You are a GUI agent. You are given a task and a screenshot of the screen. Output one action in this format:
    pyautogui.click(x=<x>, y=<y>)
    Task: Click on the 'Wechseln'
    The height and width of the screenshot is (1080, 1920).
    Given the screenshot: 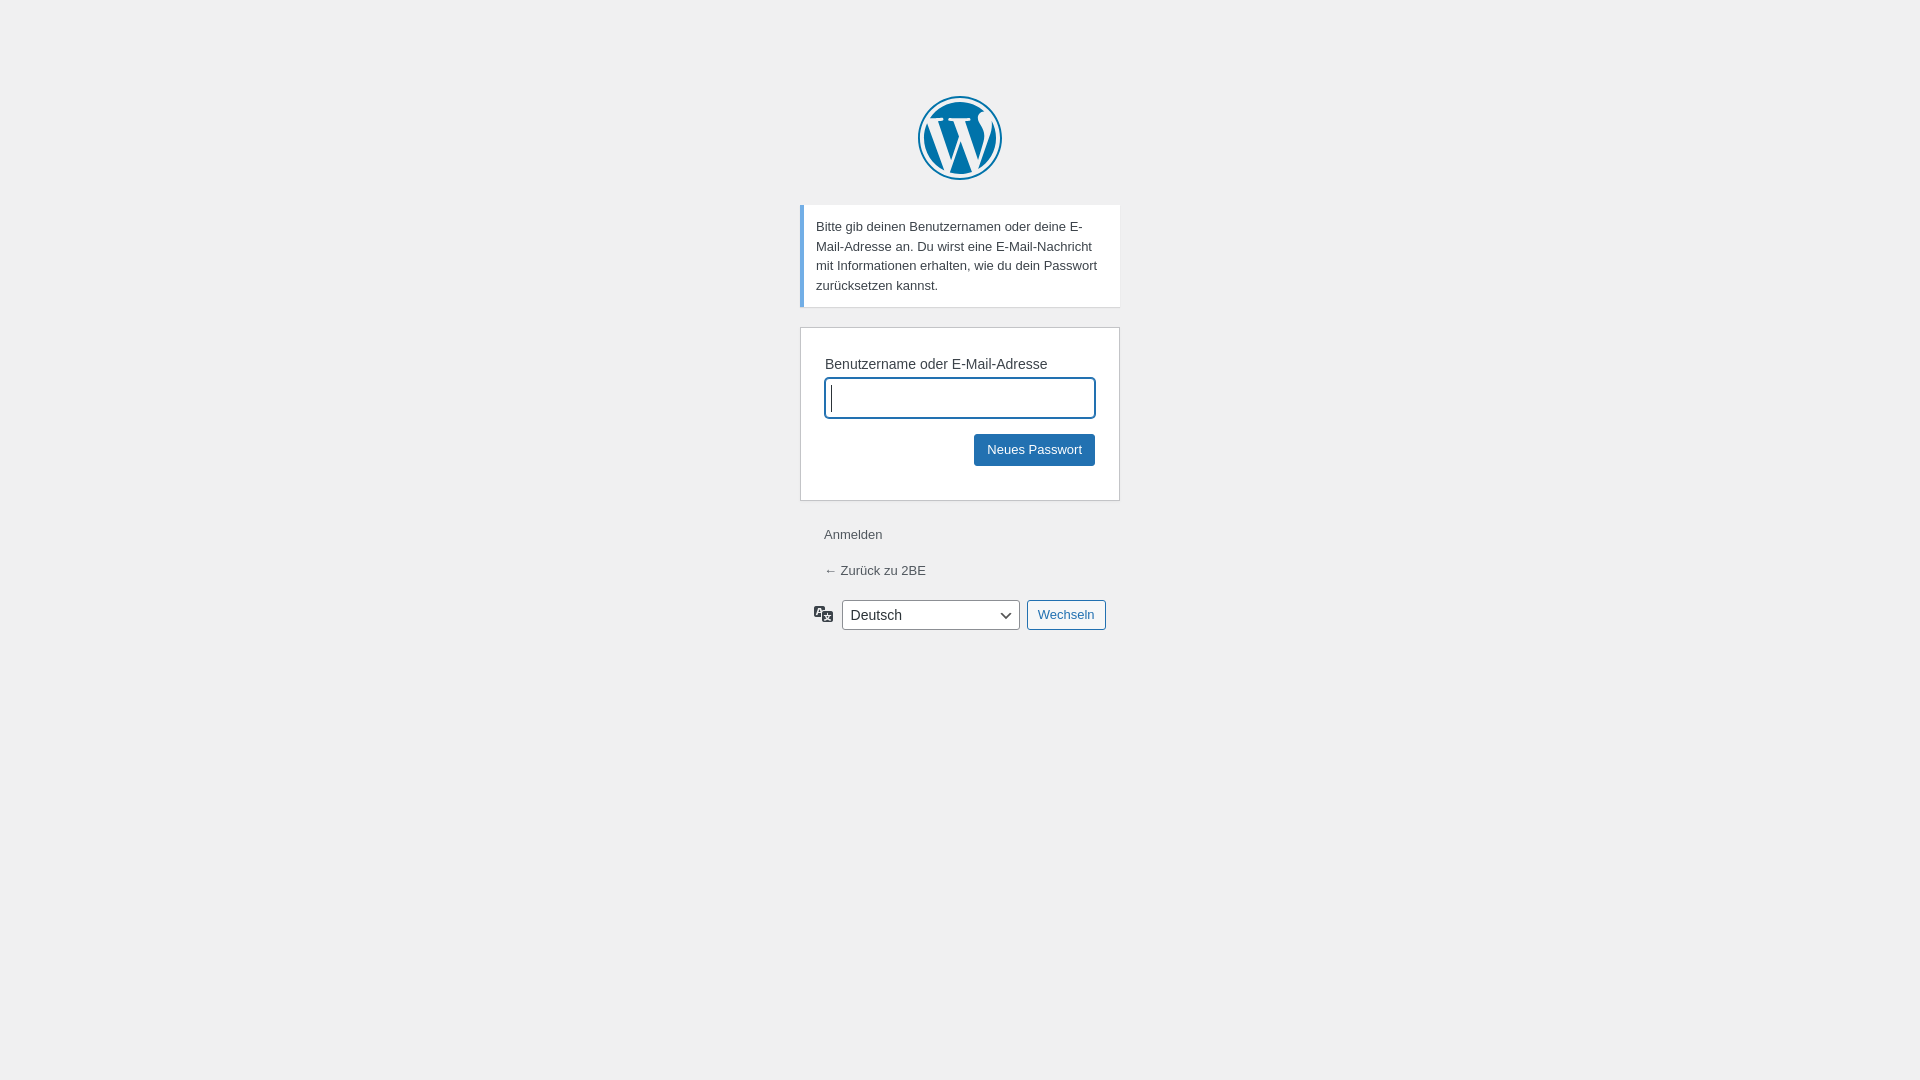 What is the action you would take?
    pyautogui.click(x=1027, y=613)
    